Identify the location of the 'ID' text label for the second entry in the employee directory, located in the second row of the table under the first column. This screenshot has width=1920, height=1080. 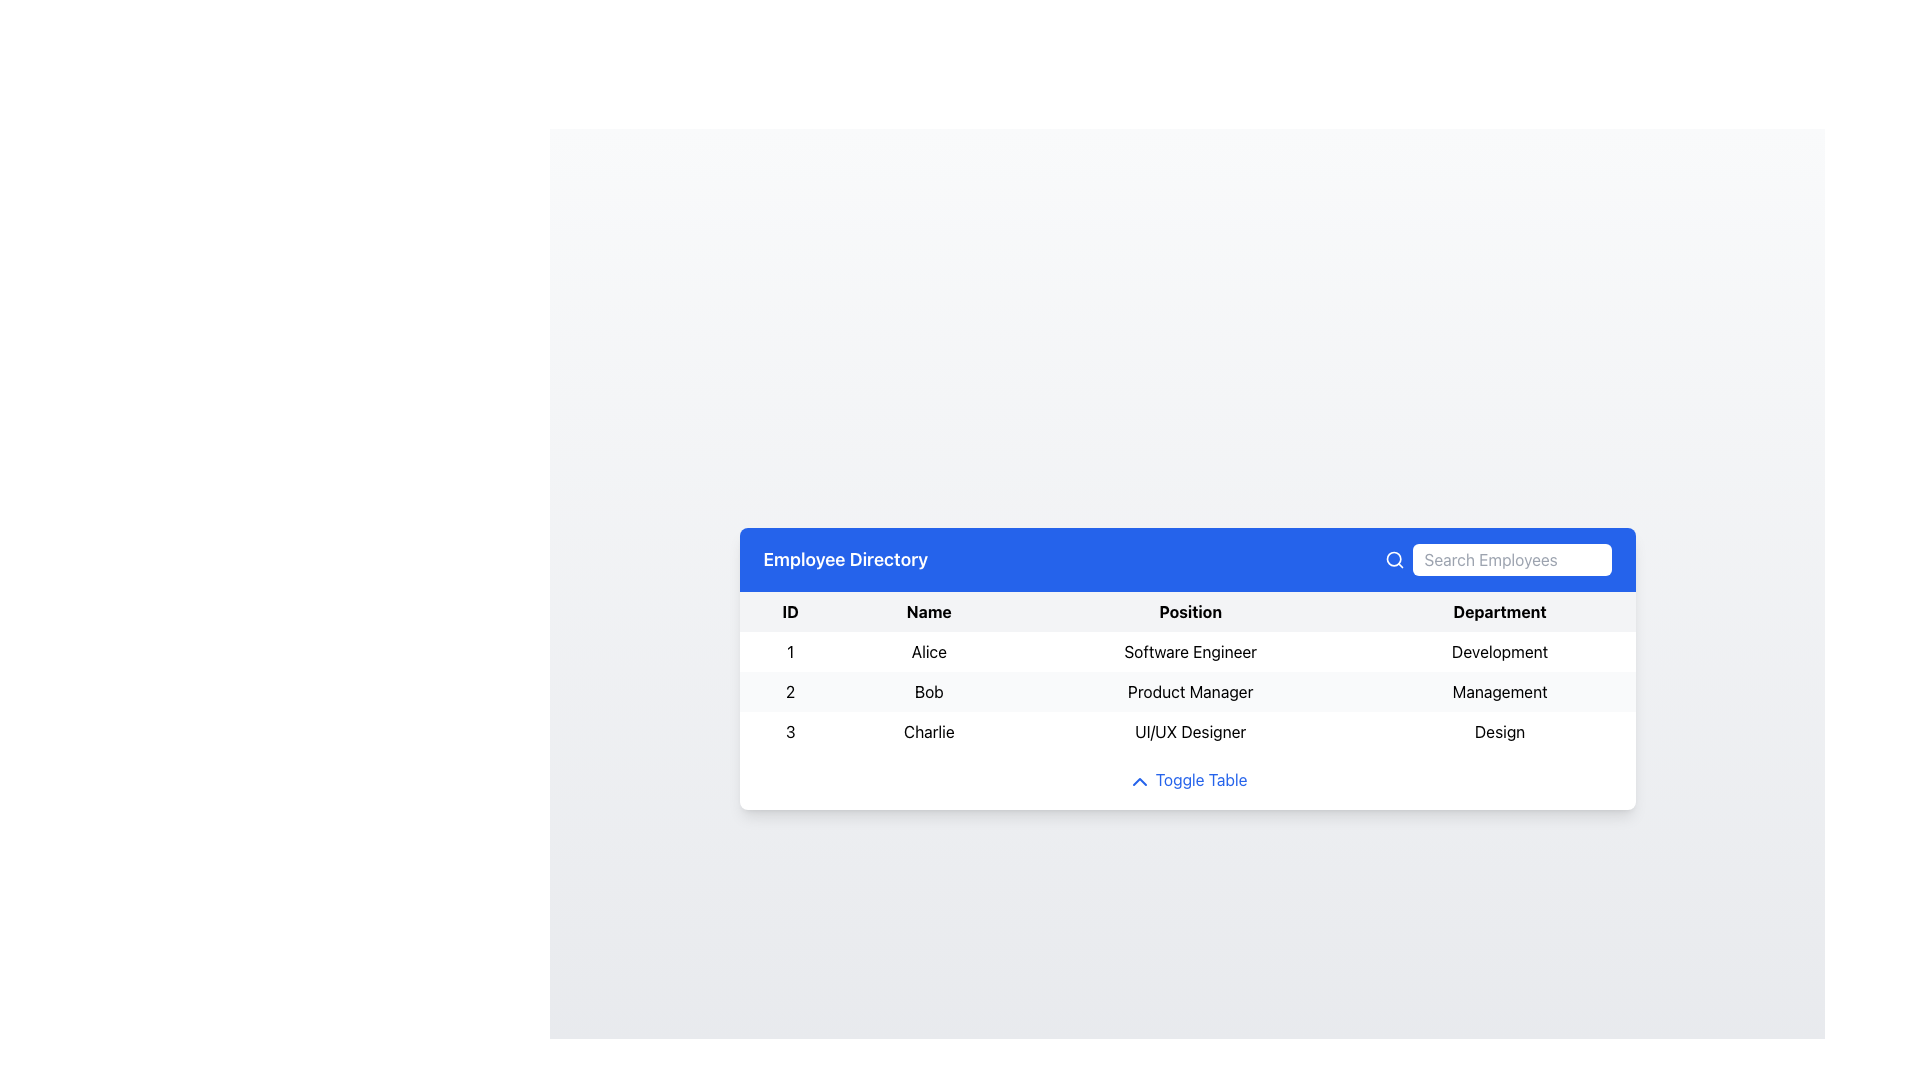
(789, 691).